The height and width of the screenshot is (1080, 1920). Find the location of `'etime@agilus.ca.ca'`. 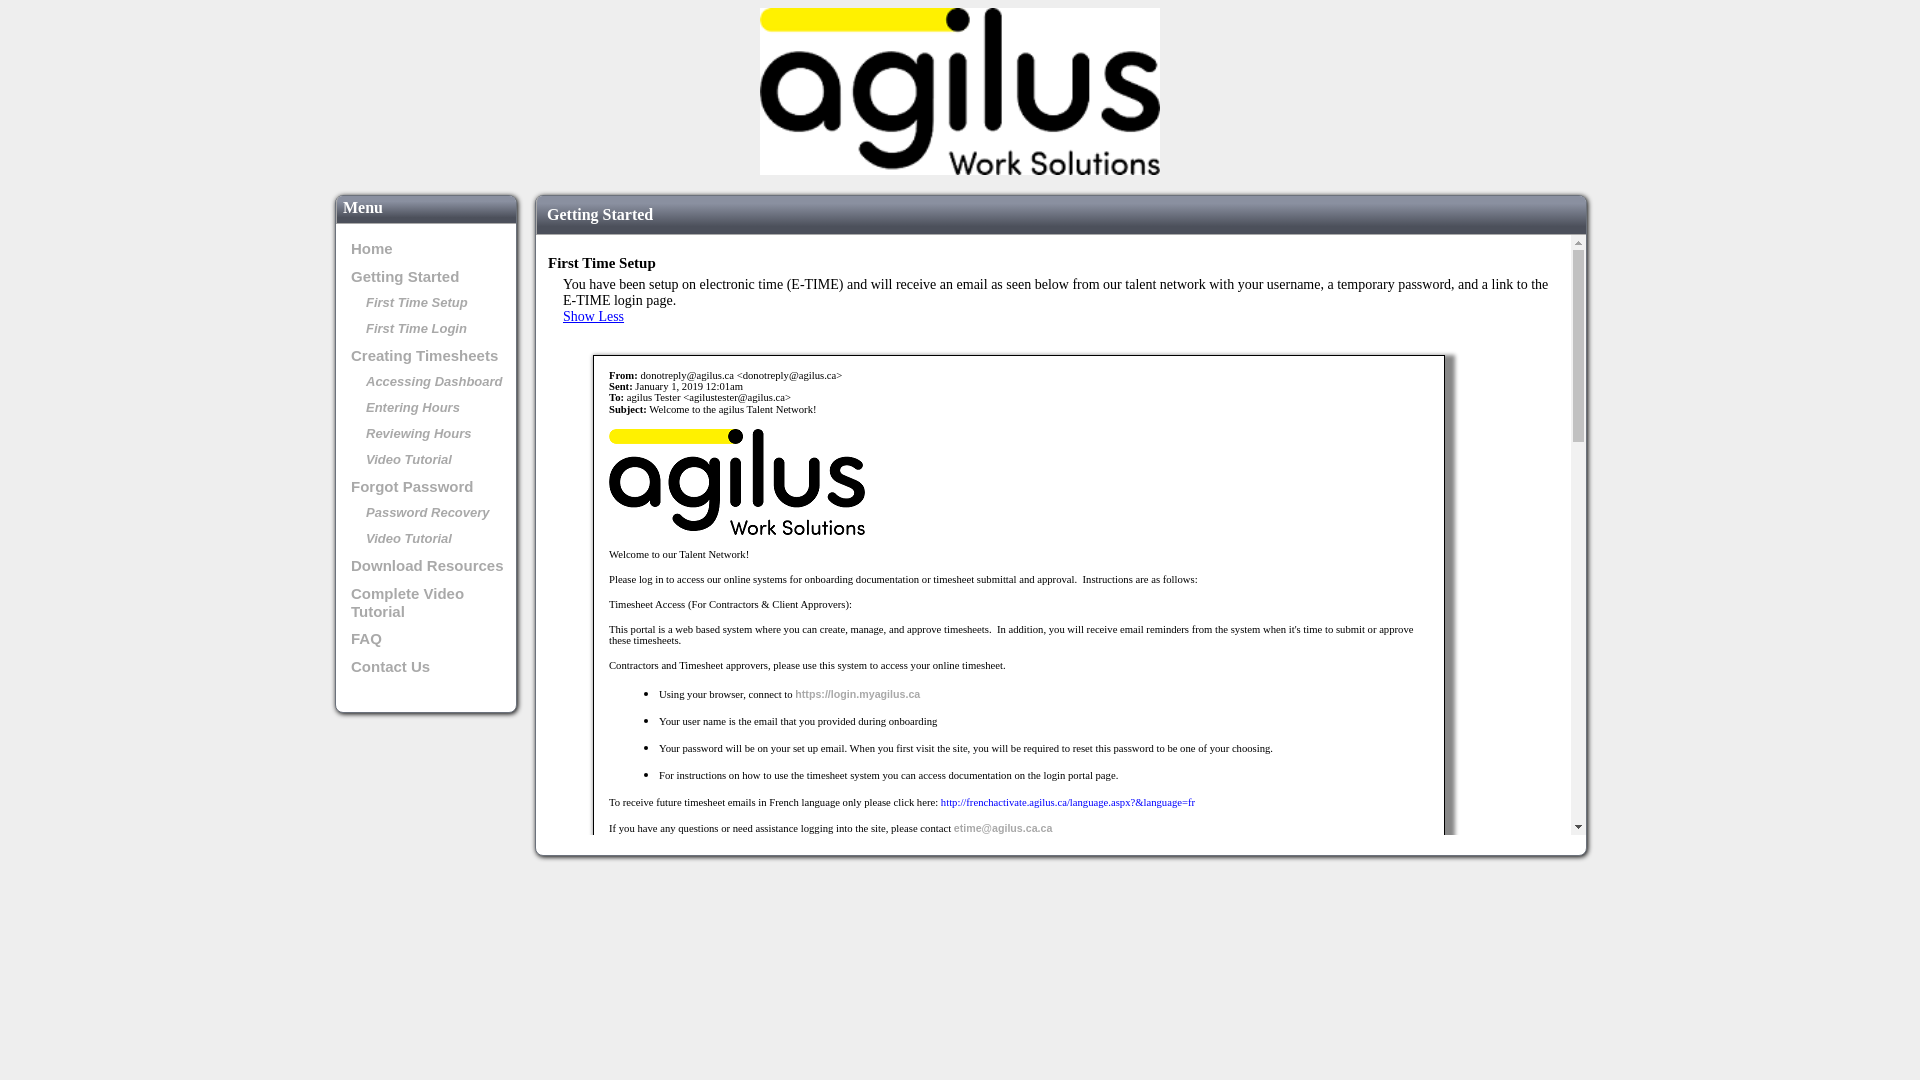

'etime@agilus.ca.ca' is located at coordinates (1003, 828).